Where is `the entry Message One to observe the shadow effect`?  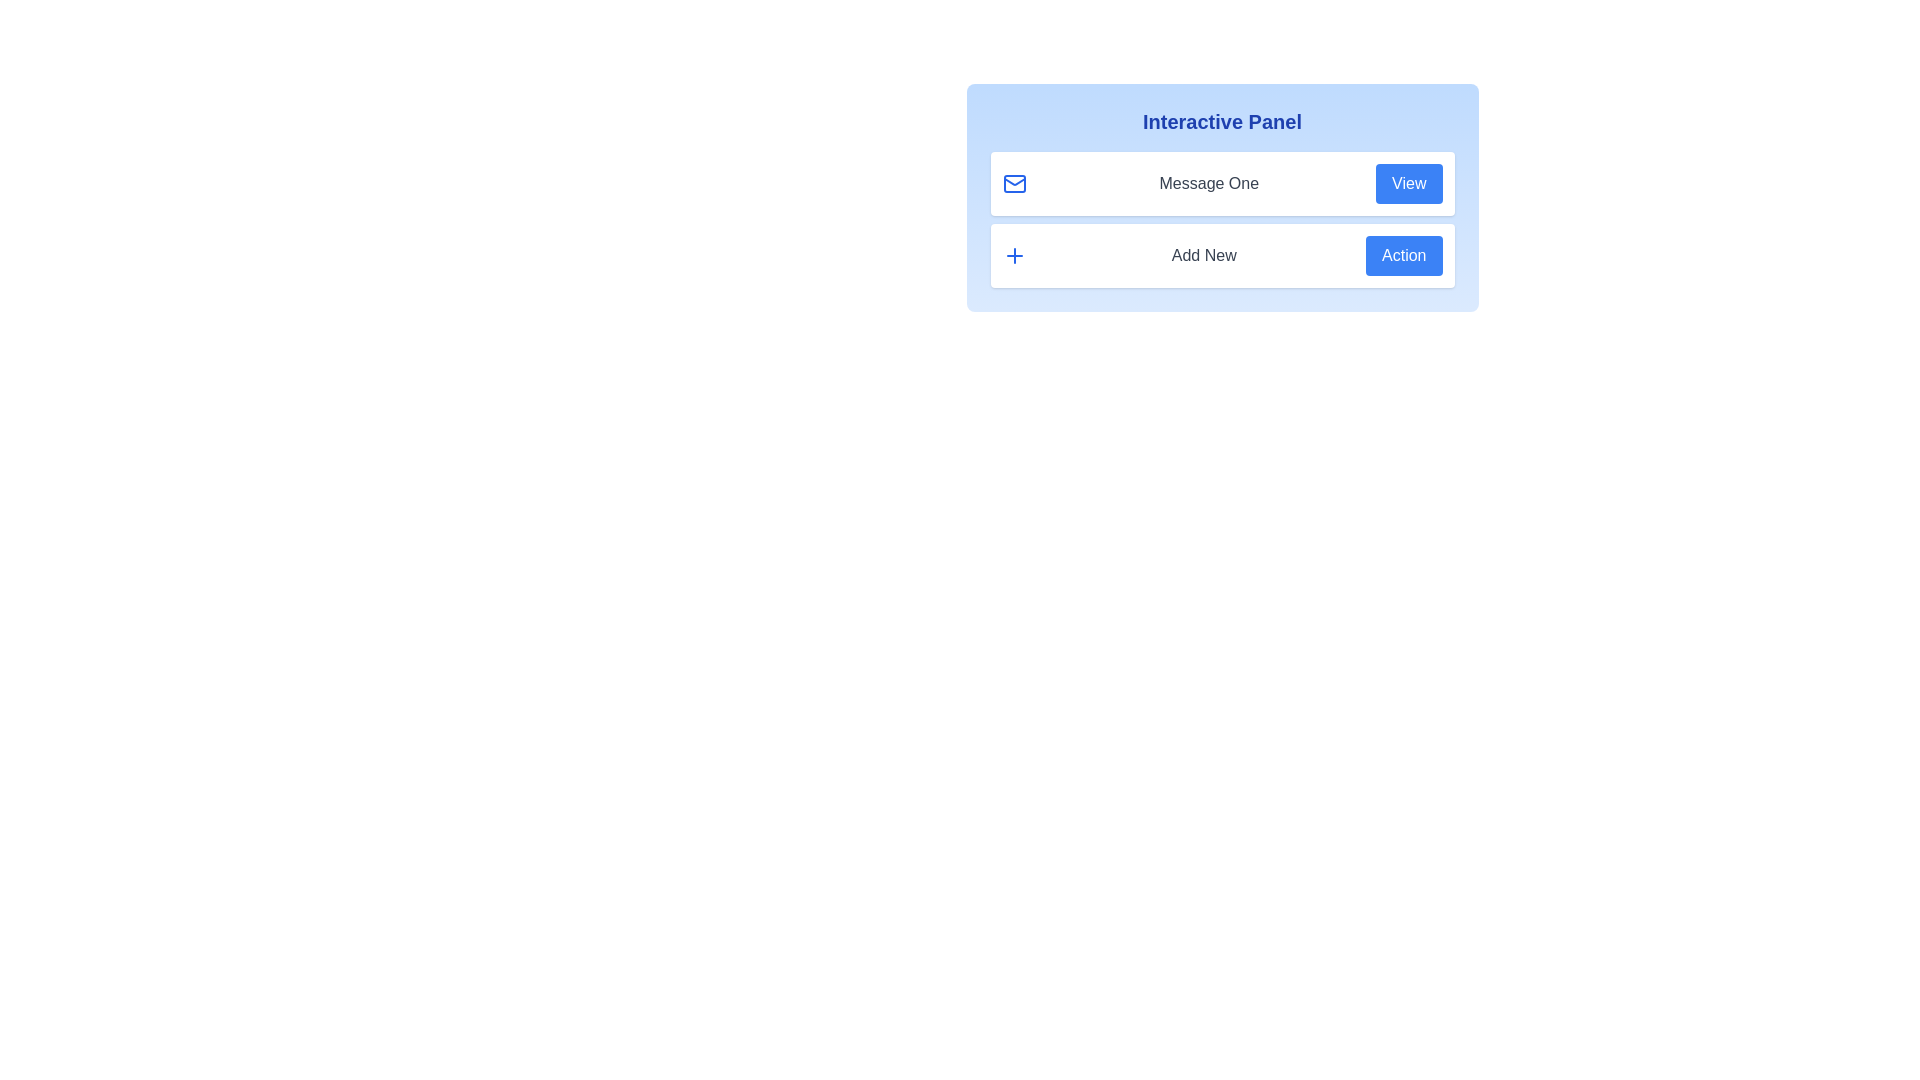 the entry Message One to observe the shadow effect is located at coordinates (1221, 184).